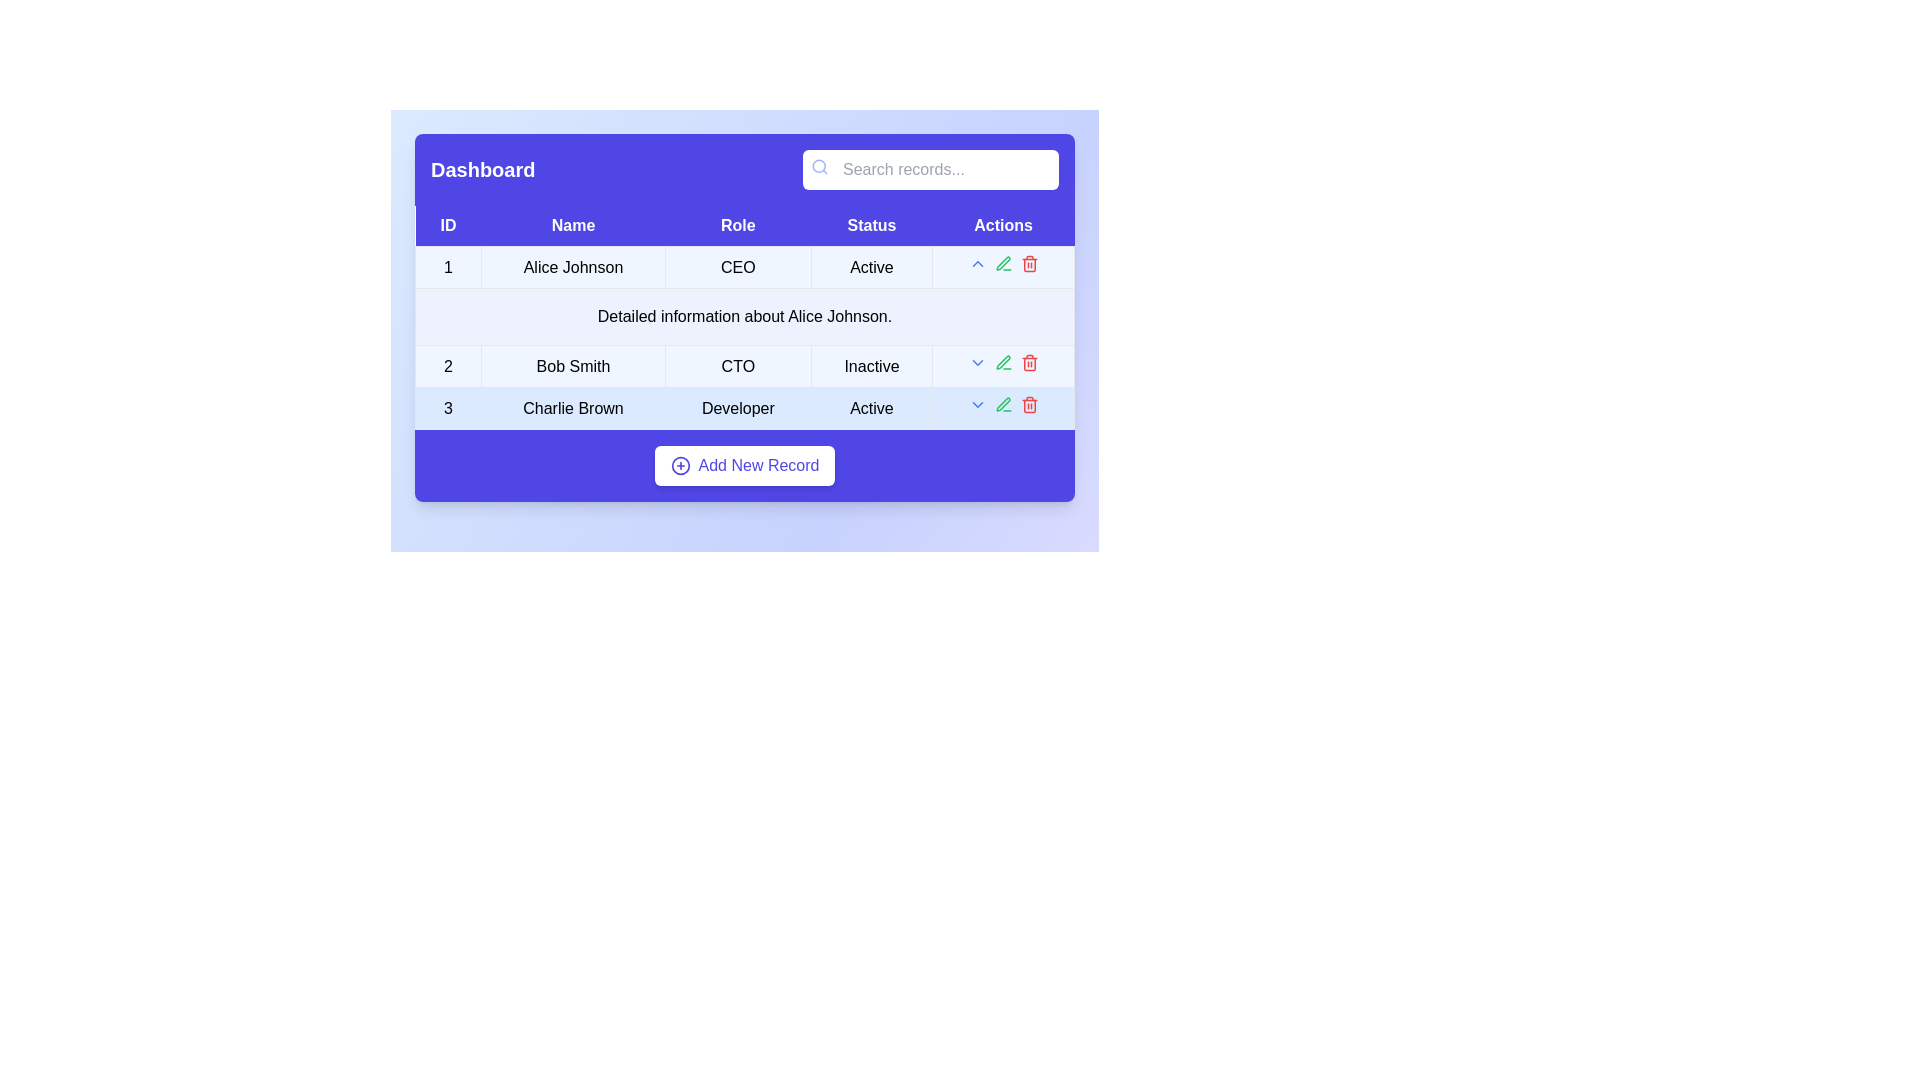 The height and width of the screenshot is (1080, 1920). Describe the element at coordinates (447, 366) in the screenshot. I see `the text label displaying the character '2' which is the first cell in the second row of the table under the 'ID' column` at that location.